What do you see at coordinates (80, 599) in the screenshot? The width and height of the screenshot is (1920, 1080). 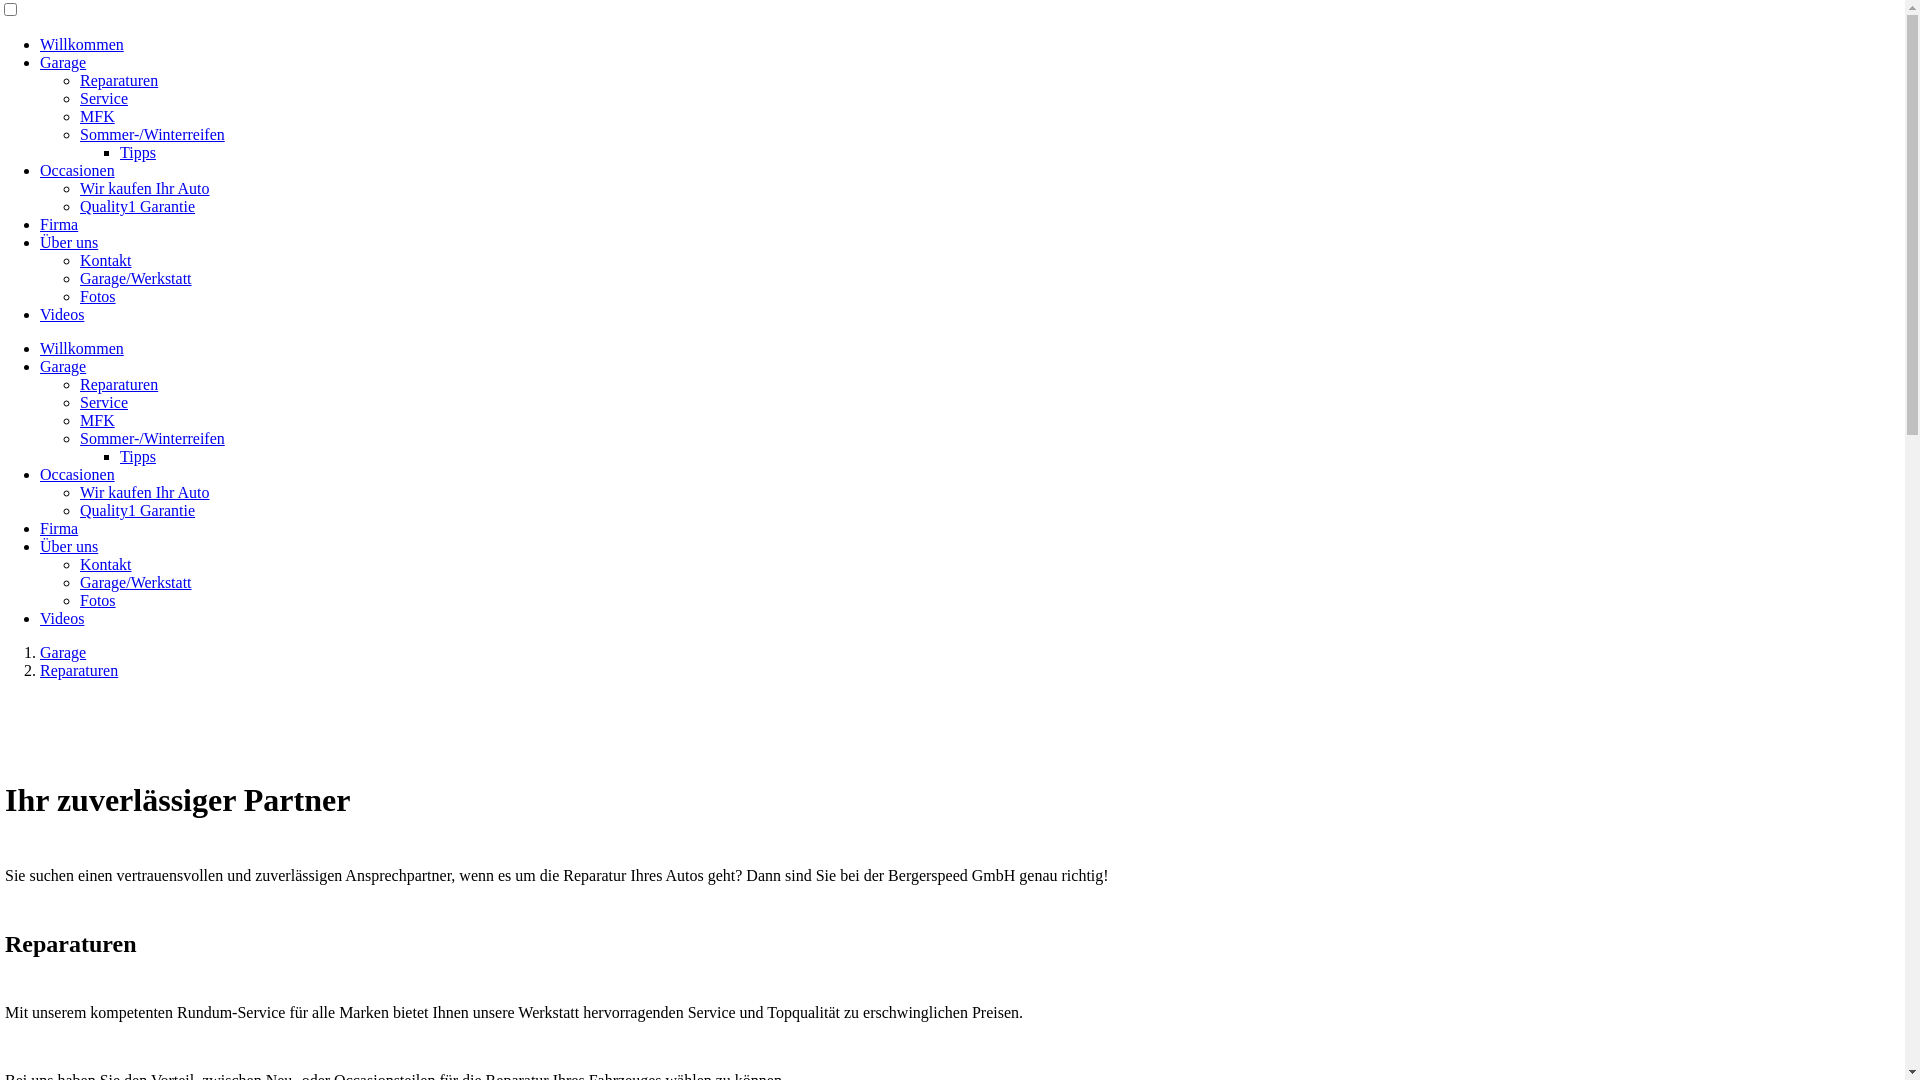 I see `'Fotos'` at bounding box center [80, 599].